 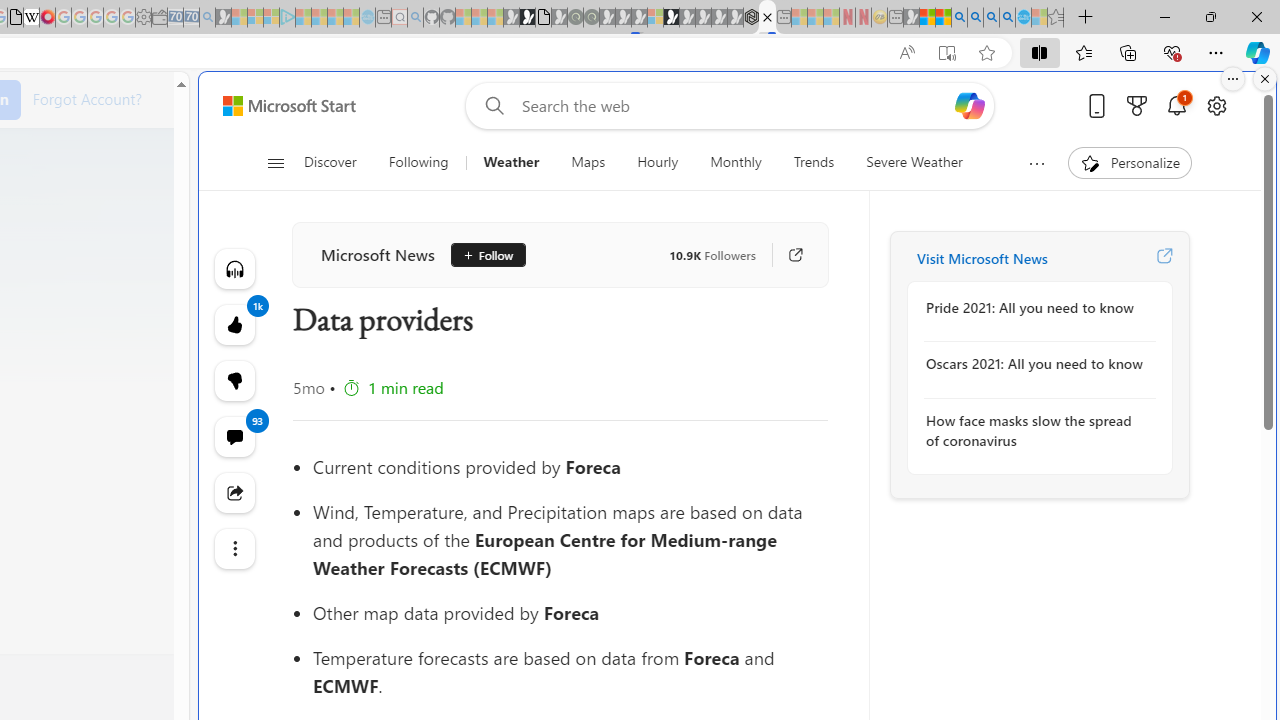 What do you see at coordinates (1137, 105) in the screenshot?
I see `'Microsoft rewards'` at bounding box center [1137, 105].